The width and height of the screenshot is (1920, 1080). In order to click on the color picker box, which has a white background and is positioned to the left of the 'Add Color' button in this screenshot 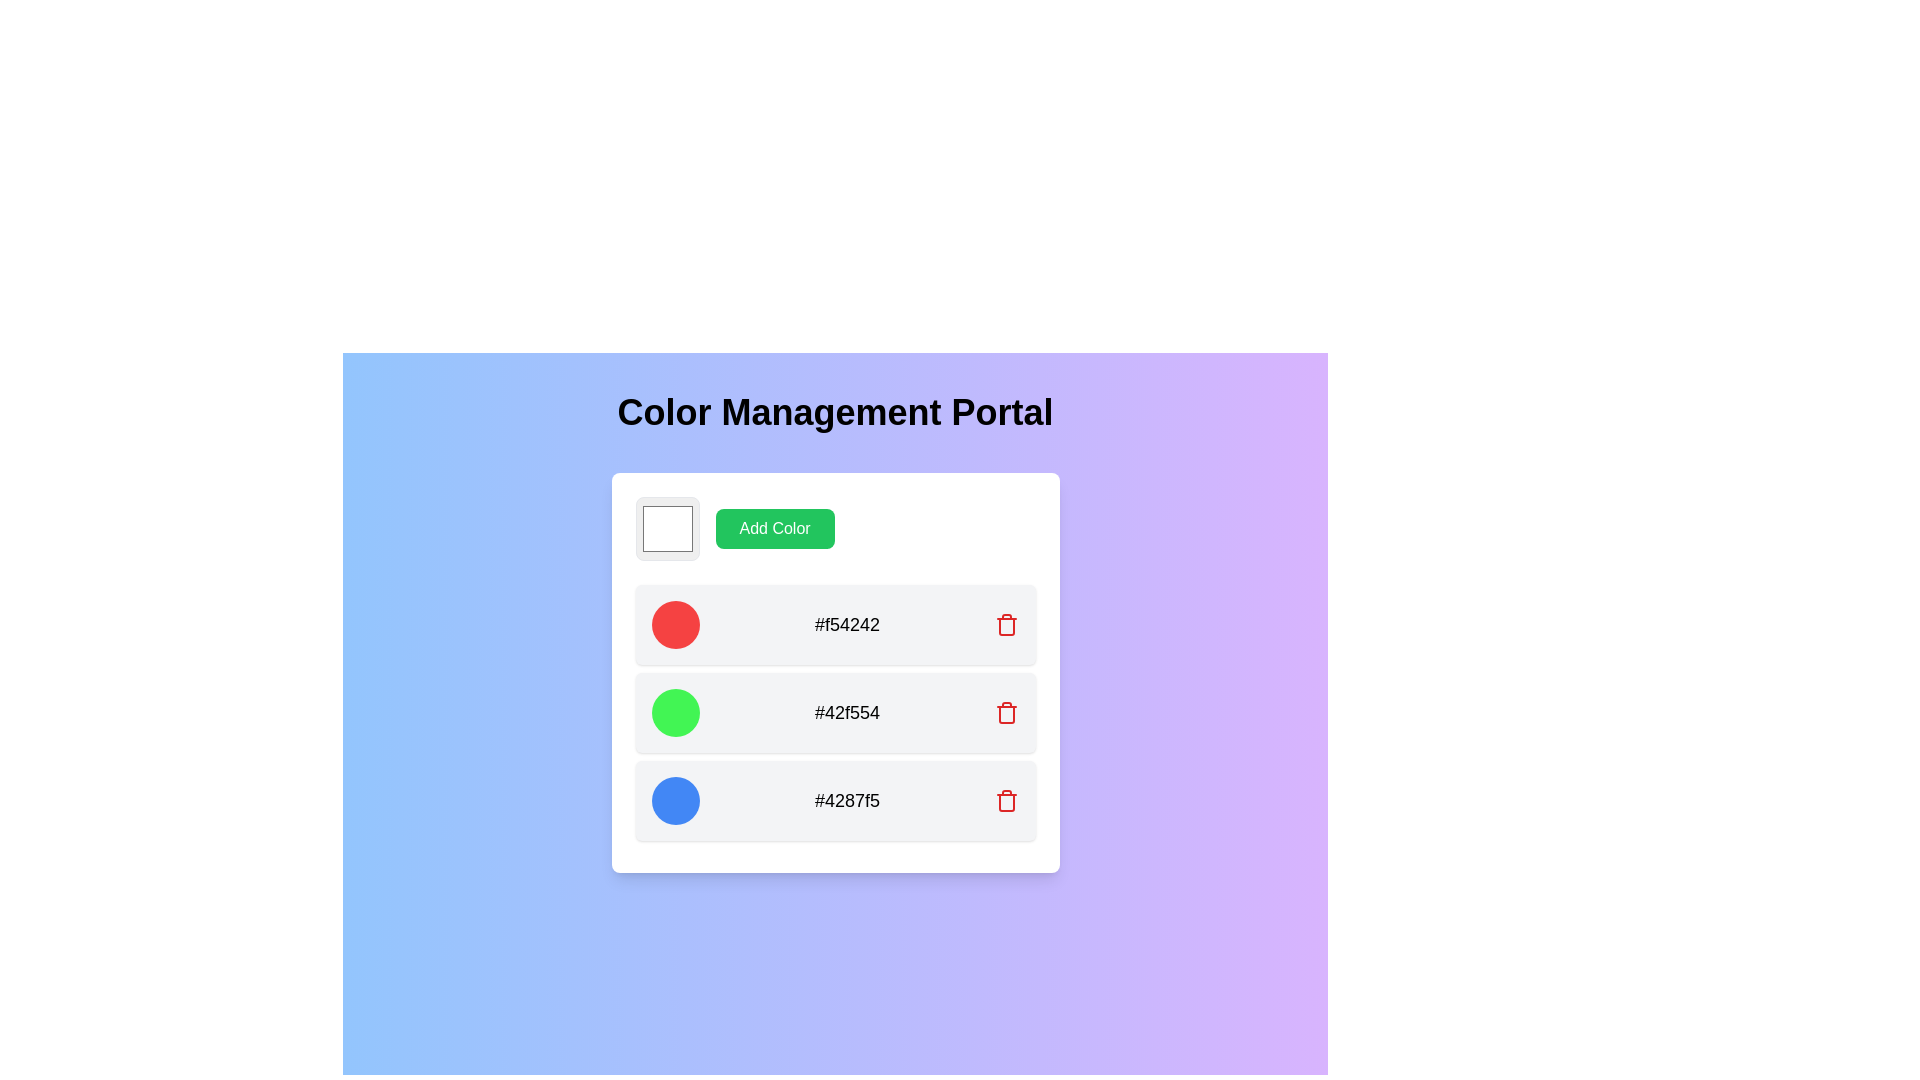, I will do `click(667, 527)`.